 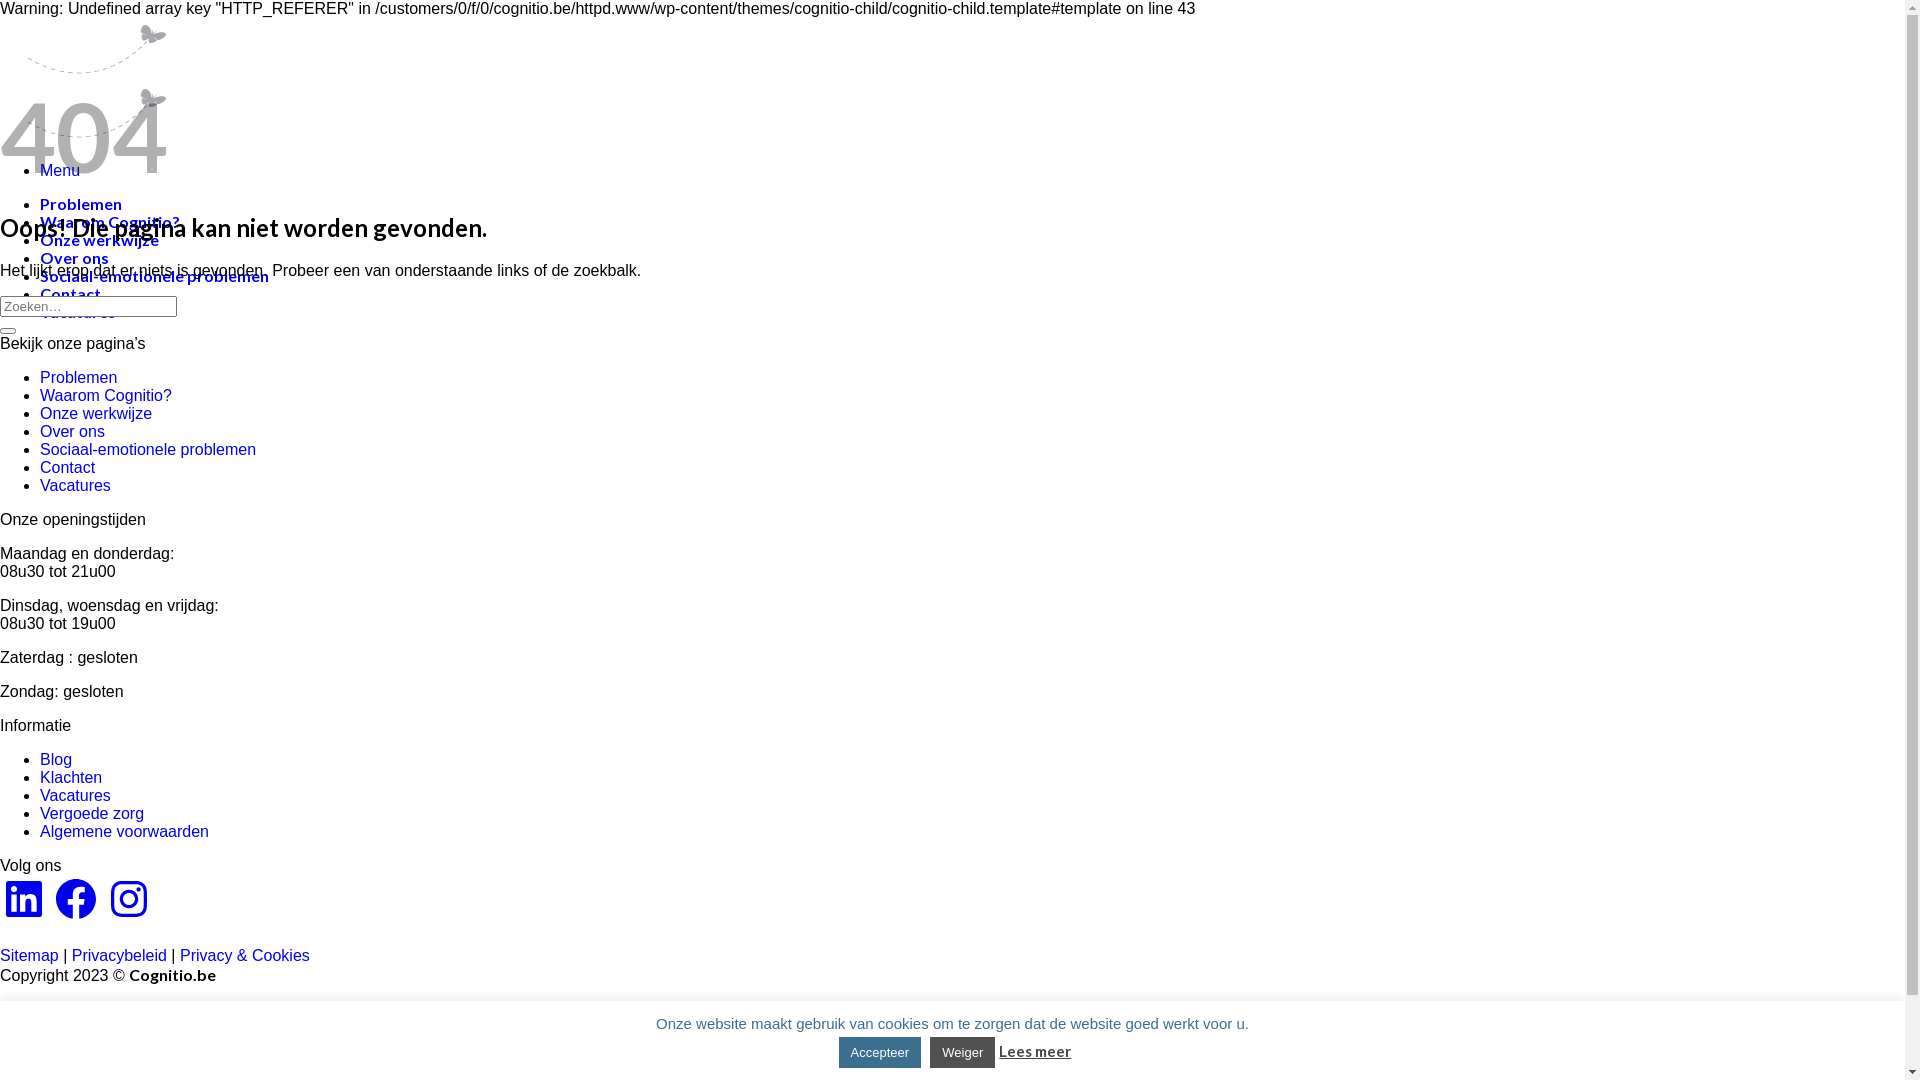 I want to click on 'Vacatures', so click(x=77, y=311).